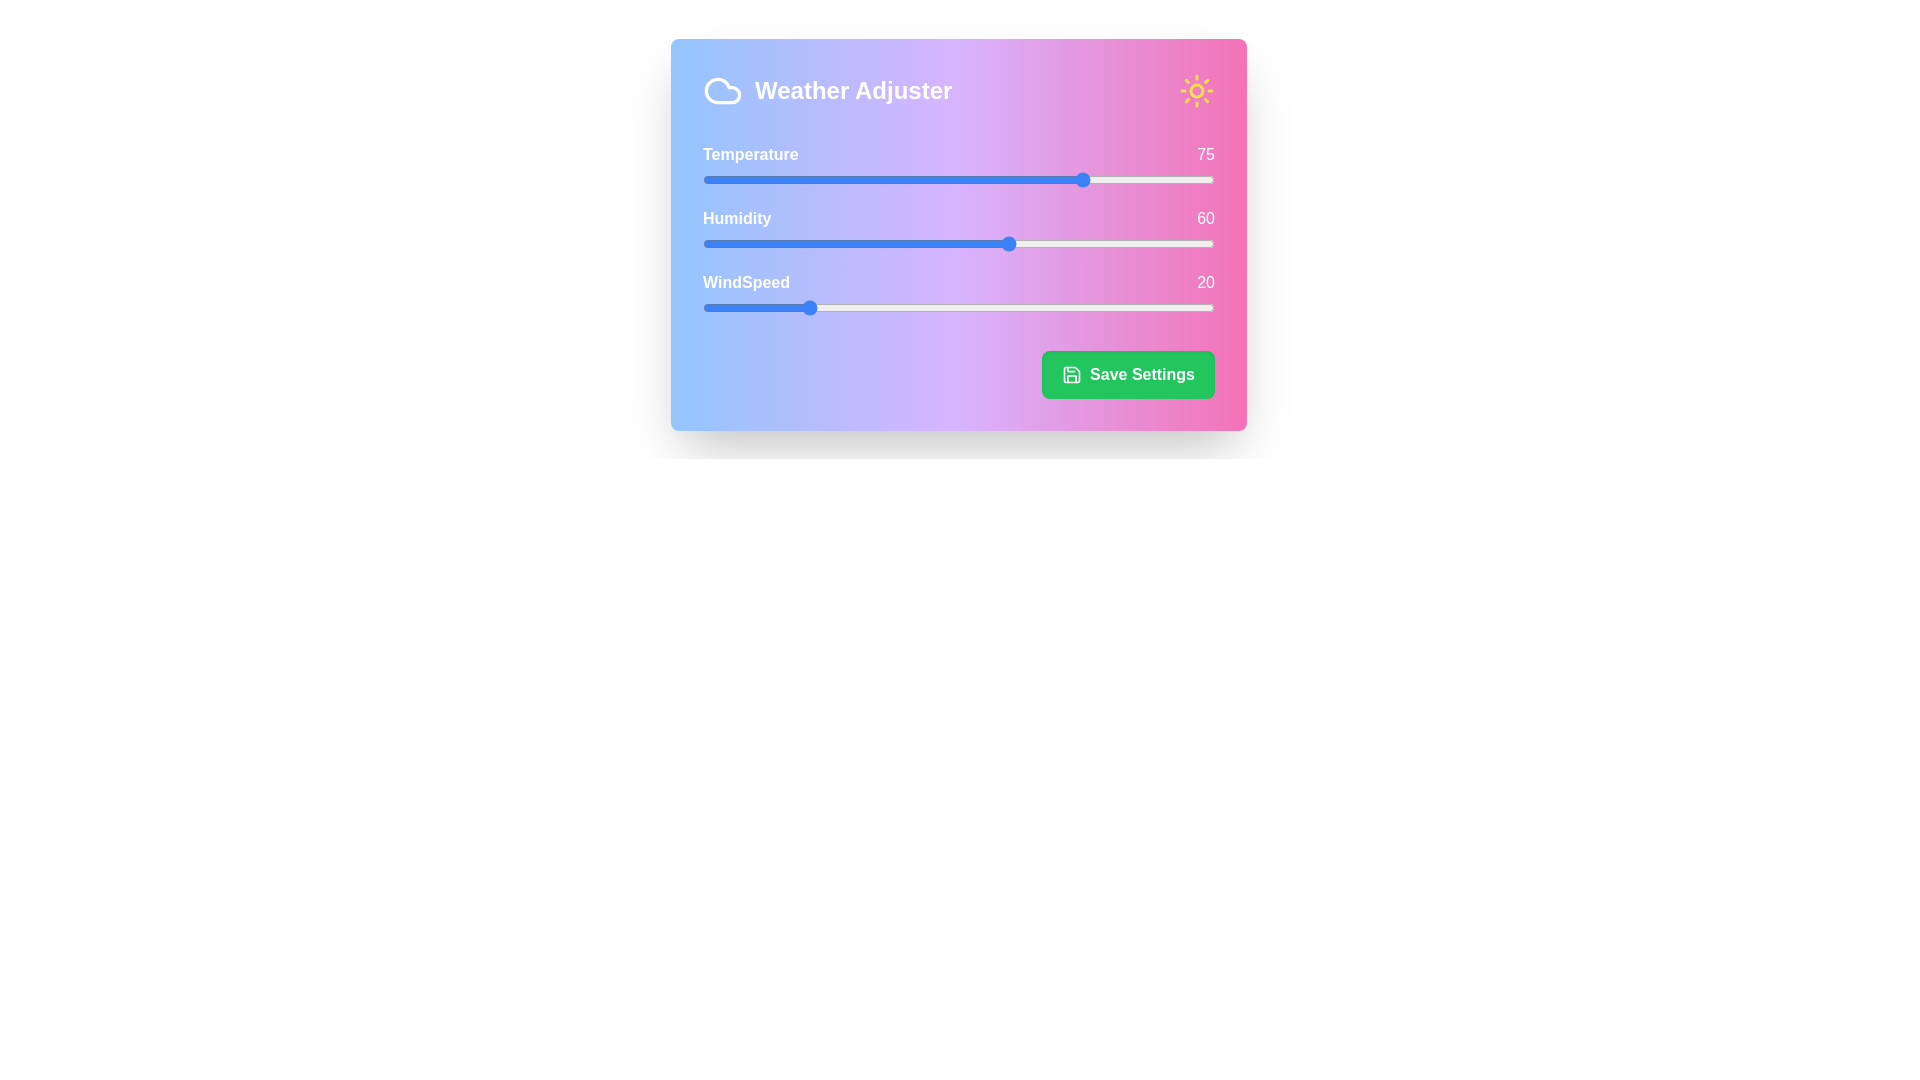  Describe the element at coordinates (1205, 219) in the screenshot. I see `the numeric label displaying '60' in white color, styled with a modern sans-serif font, located to the right of the 'Humidity' label within the 'Weather Adjuster' card` at that location.